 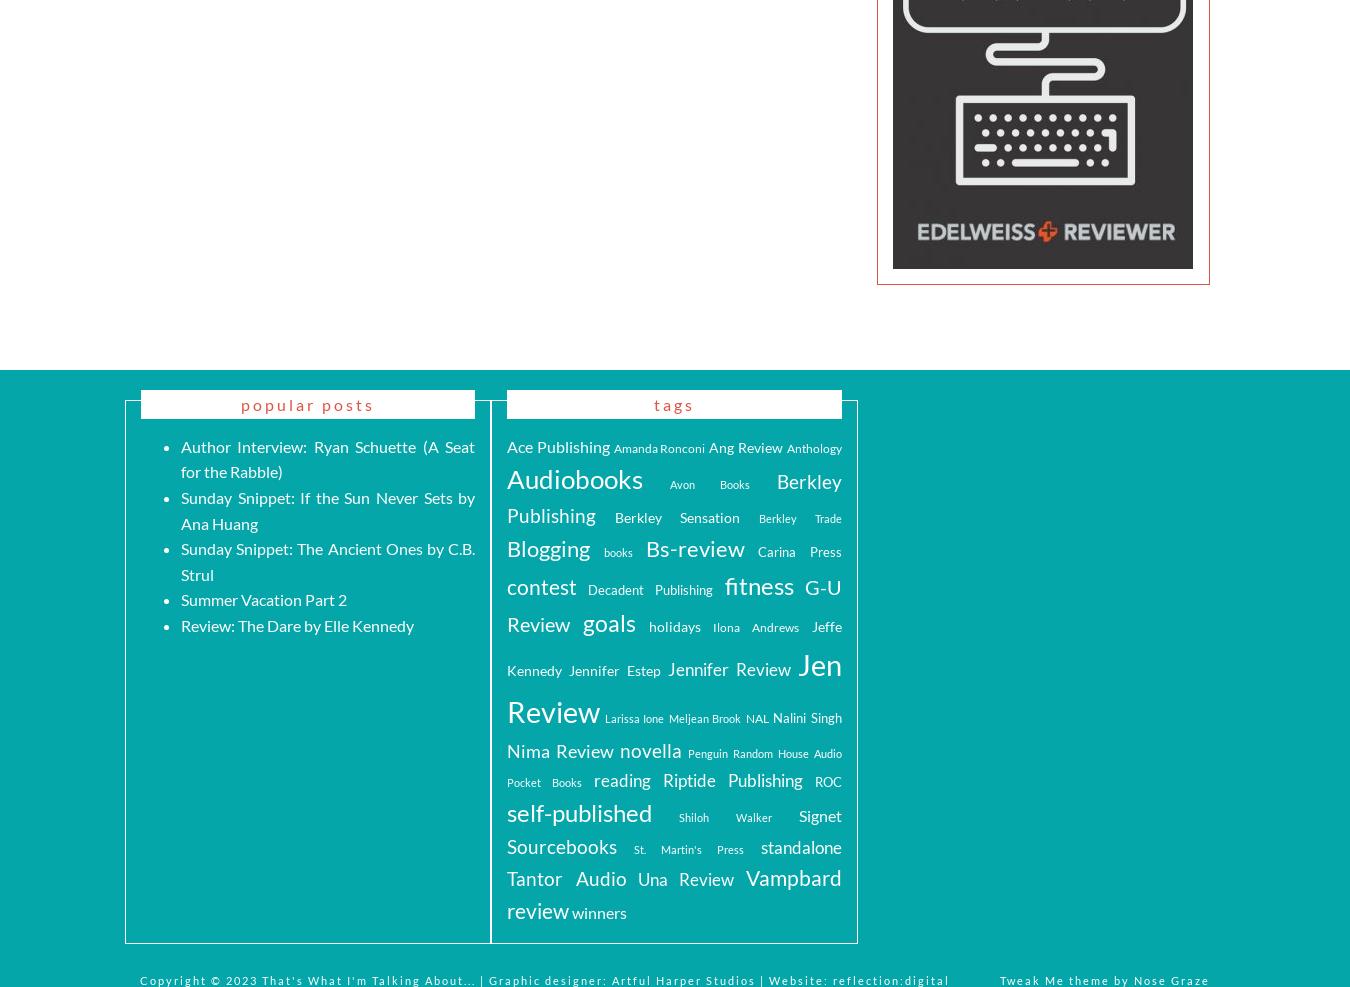 I want to click on 'Amanda Ronconi', so click(x=613, y=446).